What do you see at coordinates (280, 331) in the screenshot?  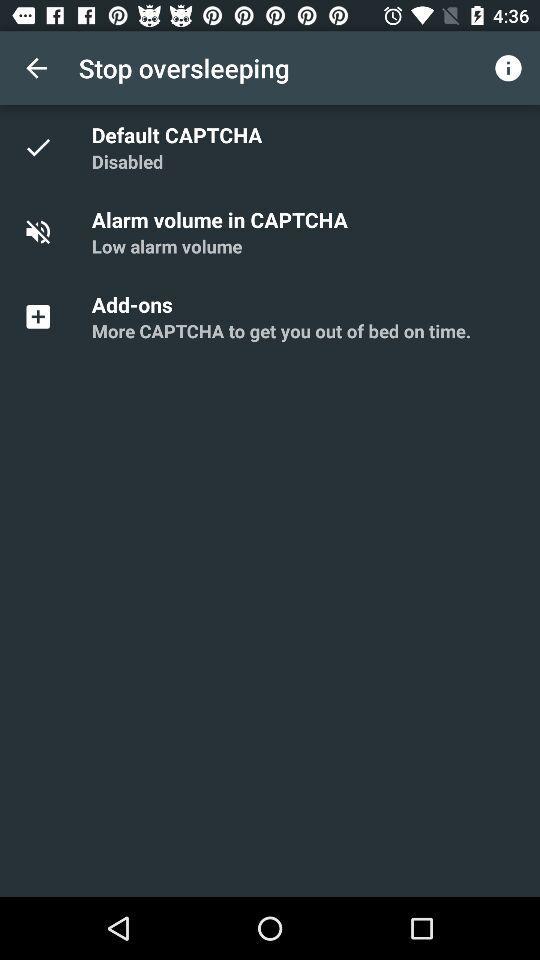 I see `the more captcha to icon` at bounding box center [280, 331].